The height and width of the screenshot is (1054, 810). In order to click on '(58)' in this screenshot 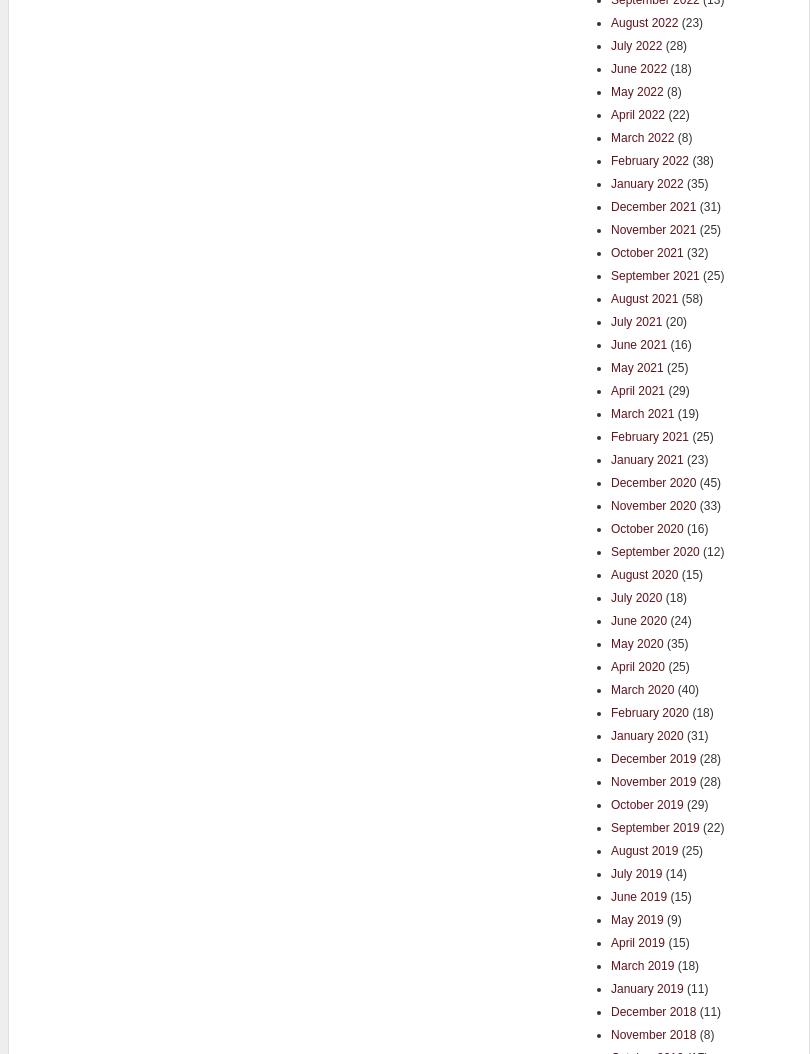, I will do `click(689, 296)`.